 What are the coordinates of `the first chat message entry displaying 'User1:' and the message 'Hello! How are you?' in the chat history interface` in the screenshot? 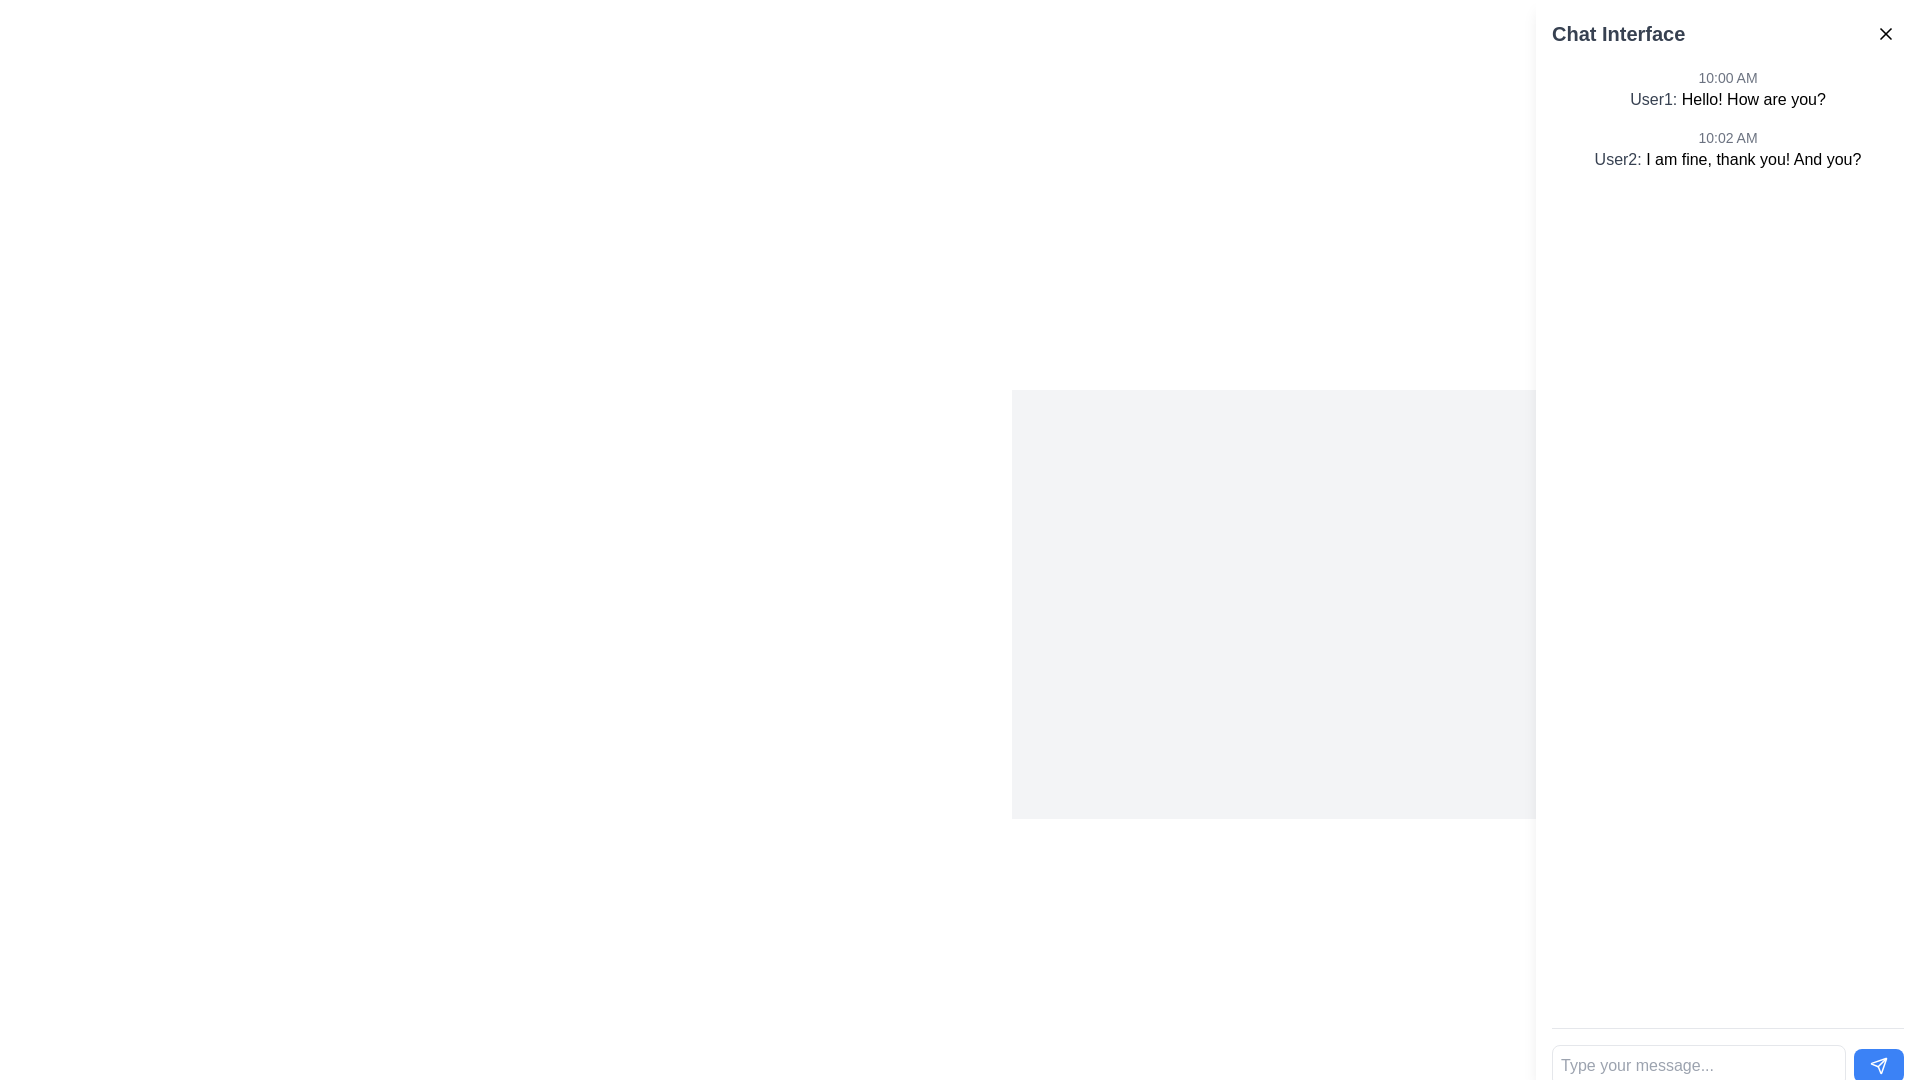 It's located at (1727, 88).